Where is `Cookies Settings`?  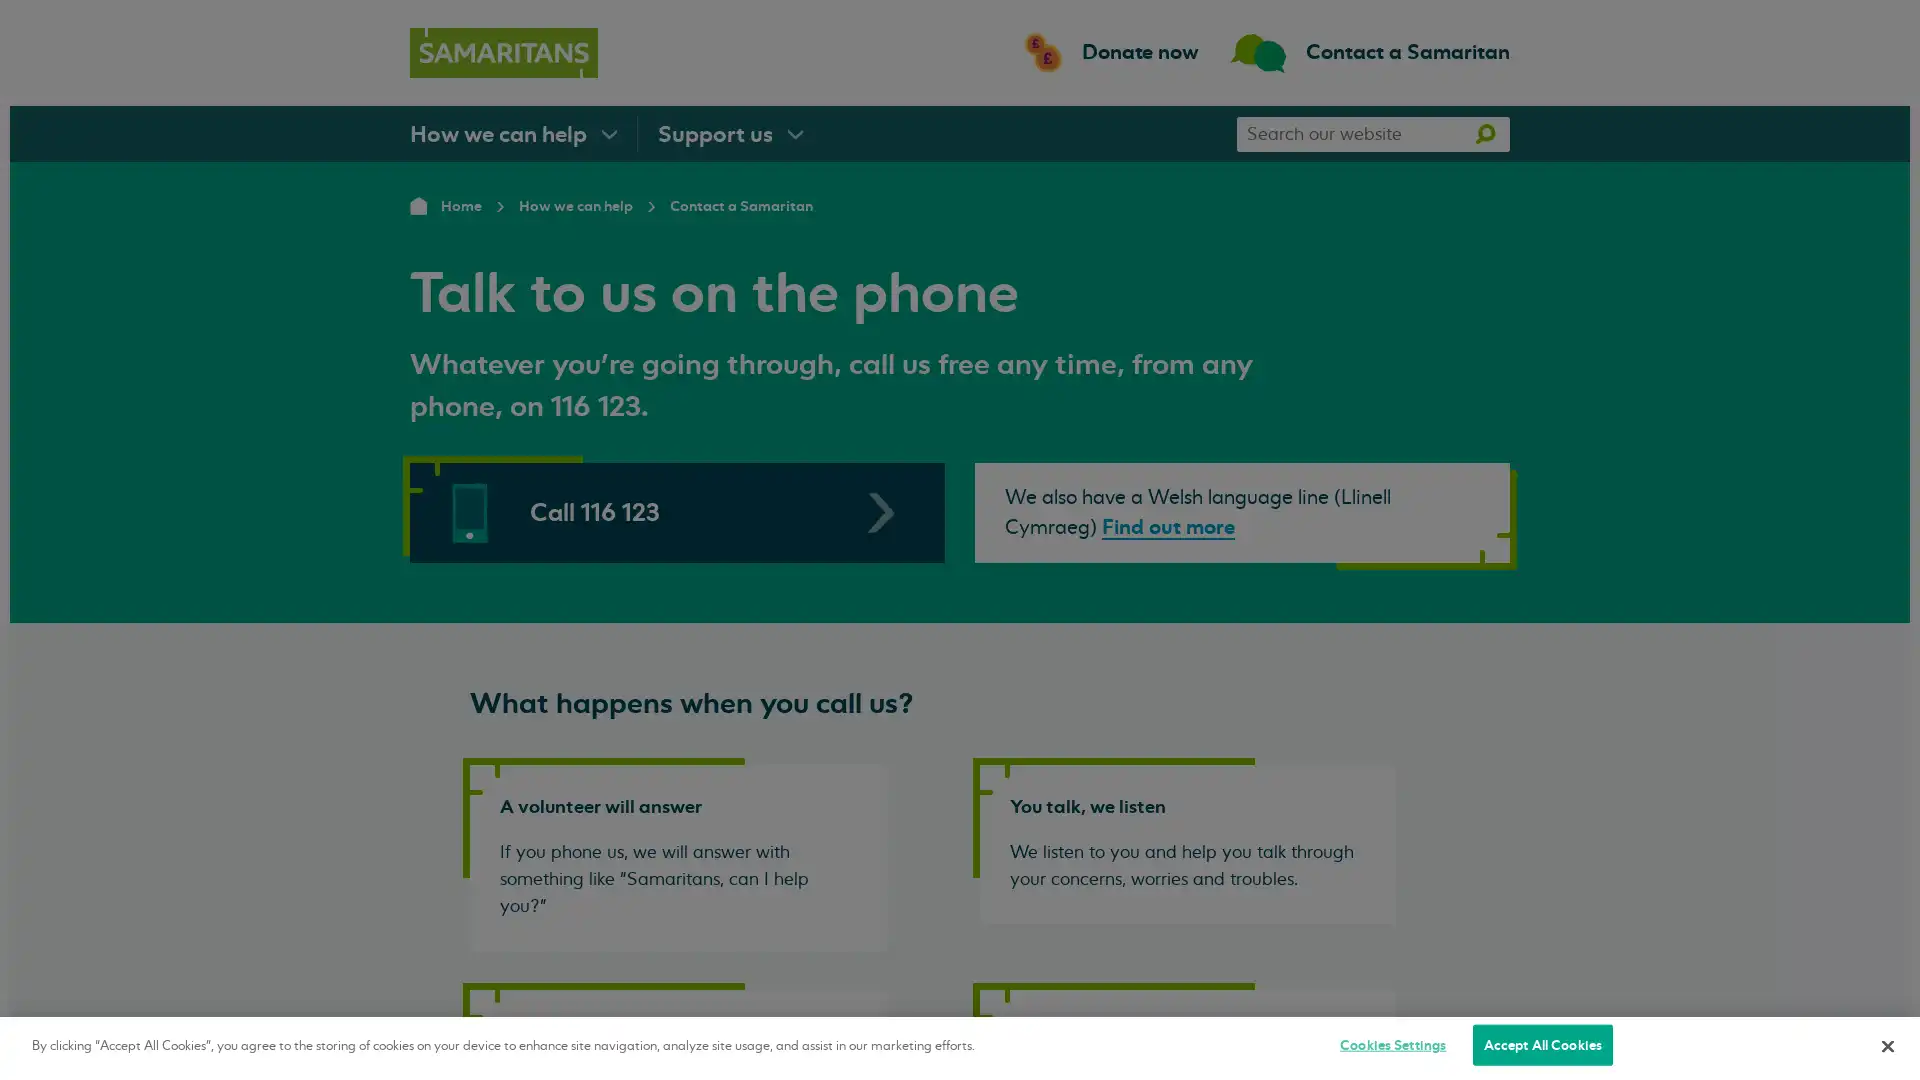 Cookies Settings is located at coordinates (1391, 1044).